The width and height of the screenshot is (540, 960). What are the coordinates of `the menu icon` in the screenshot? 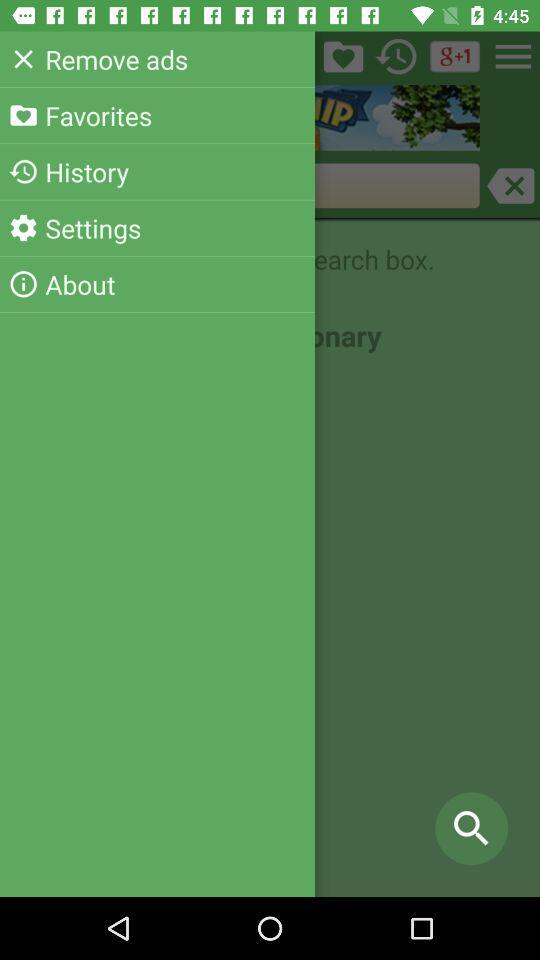 It's located at (513, 55).